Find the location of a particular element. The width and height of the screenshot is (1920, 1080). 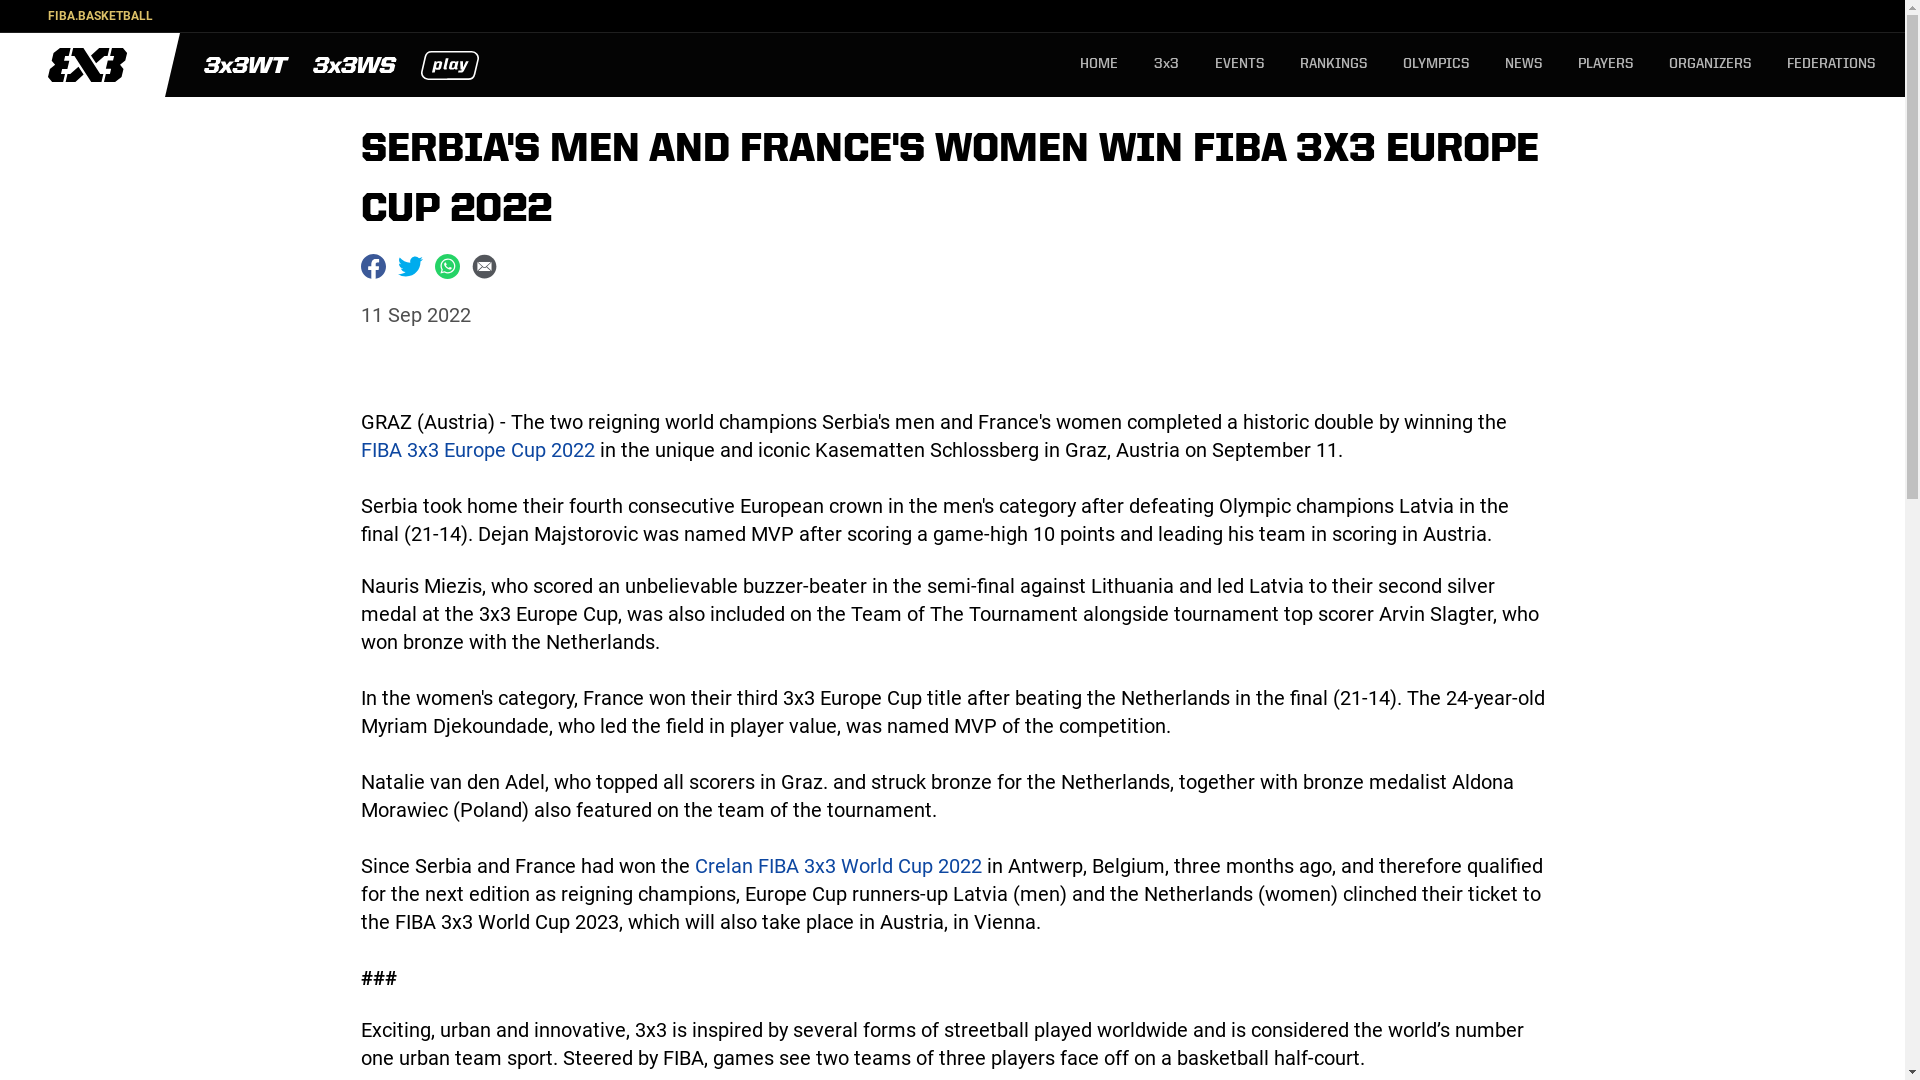

'HOME' is located at coordinates (1098, 63).